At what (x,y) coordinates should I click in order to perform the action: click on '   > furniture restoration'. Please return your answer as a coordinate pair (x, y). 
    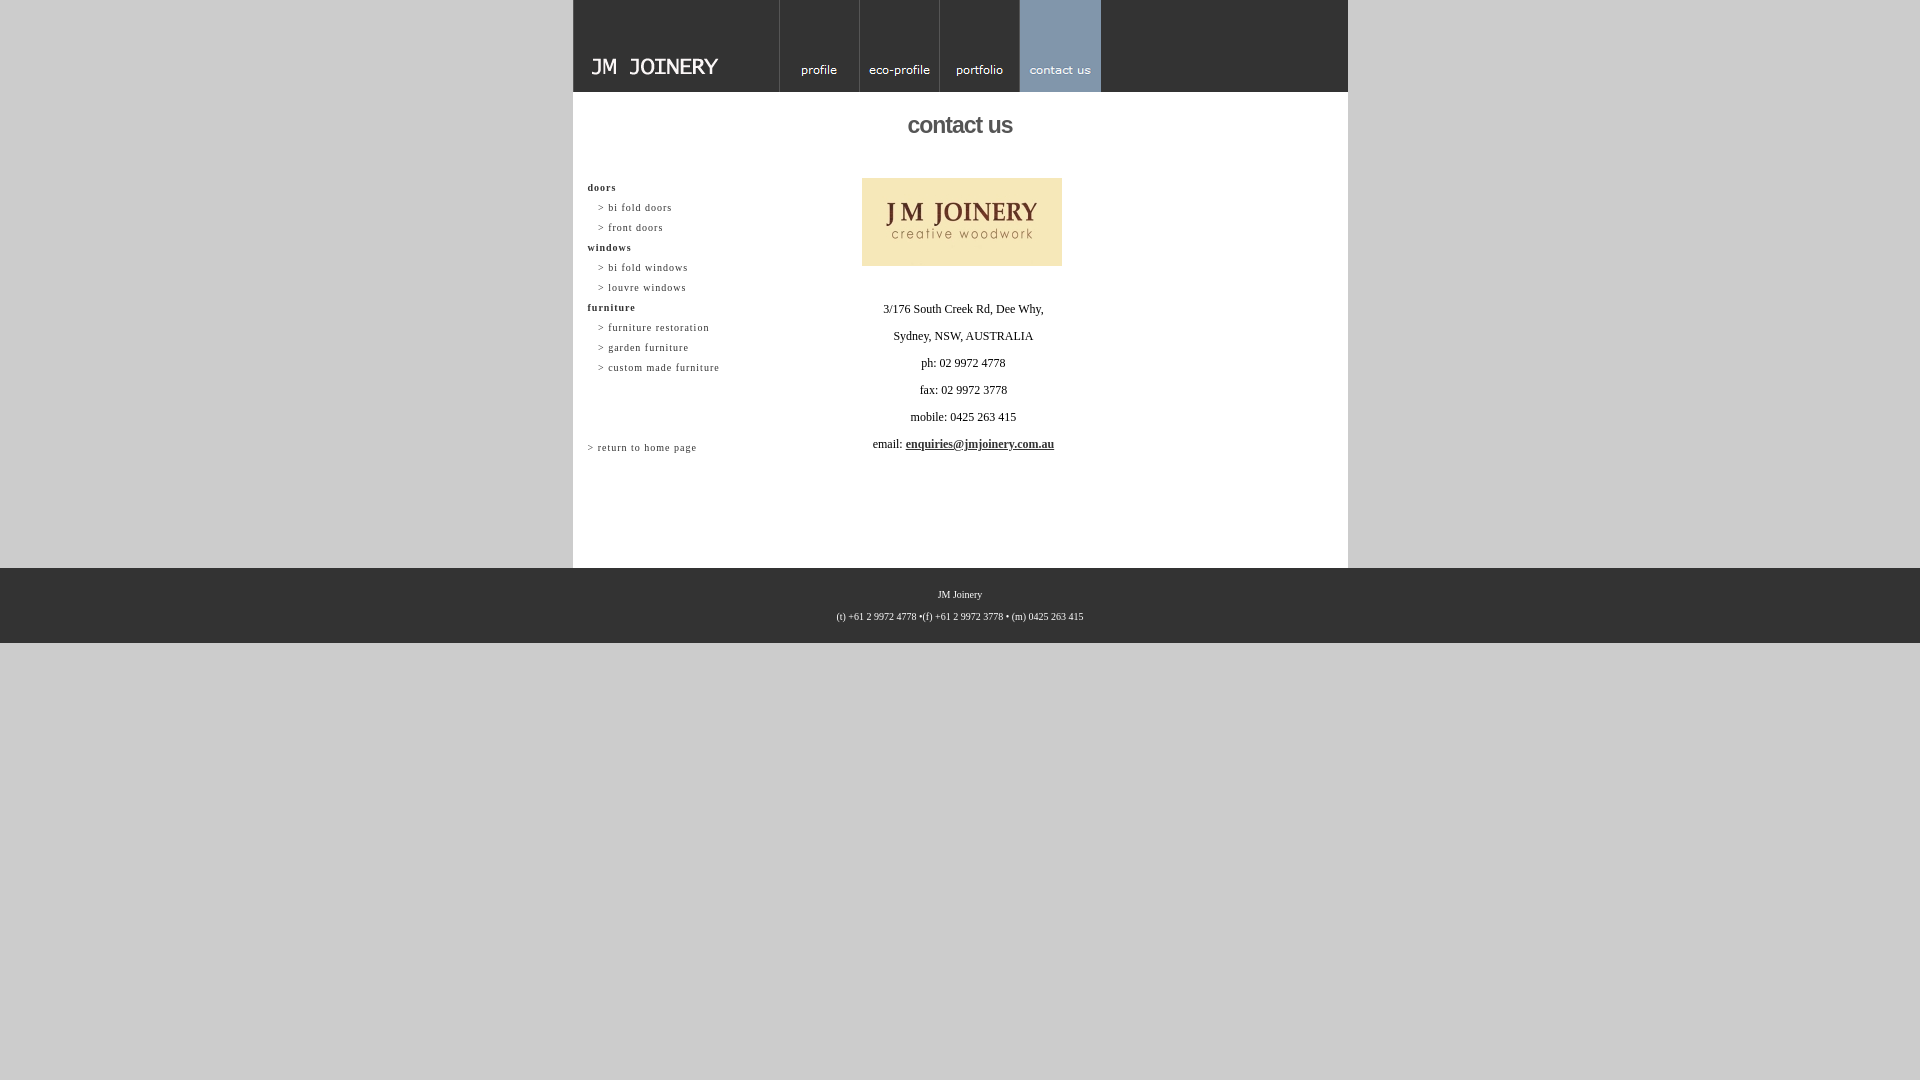
    Looking at the image, I should click on (667, 326).